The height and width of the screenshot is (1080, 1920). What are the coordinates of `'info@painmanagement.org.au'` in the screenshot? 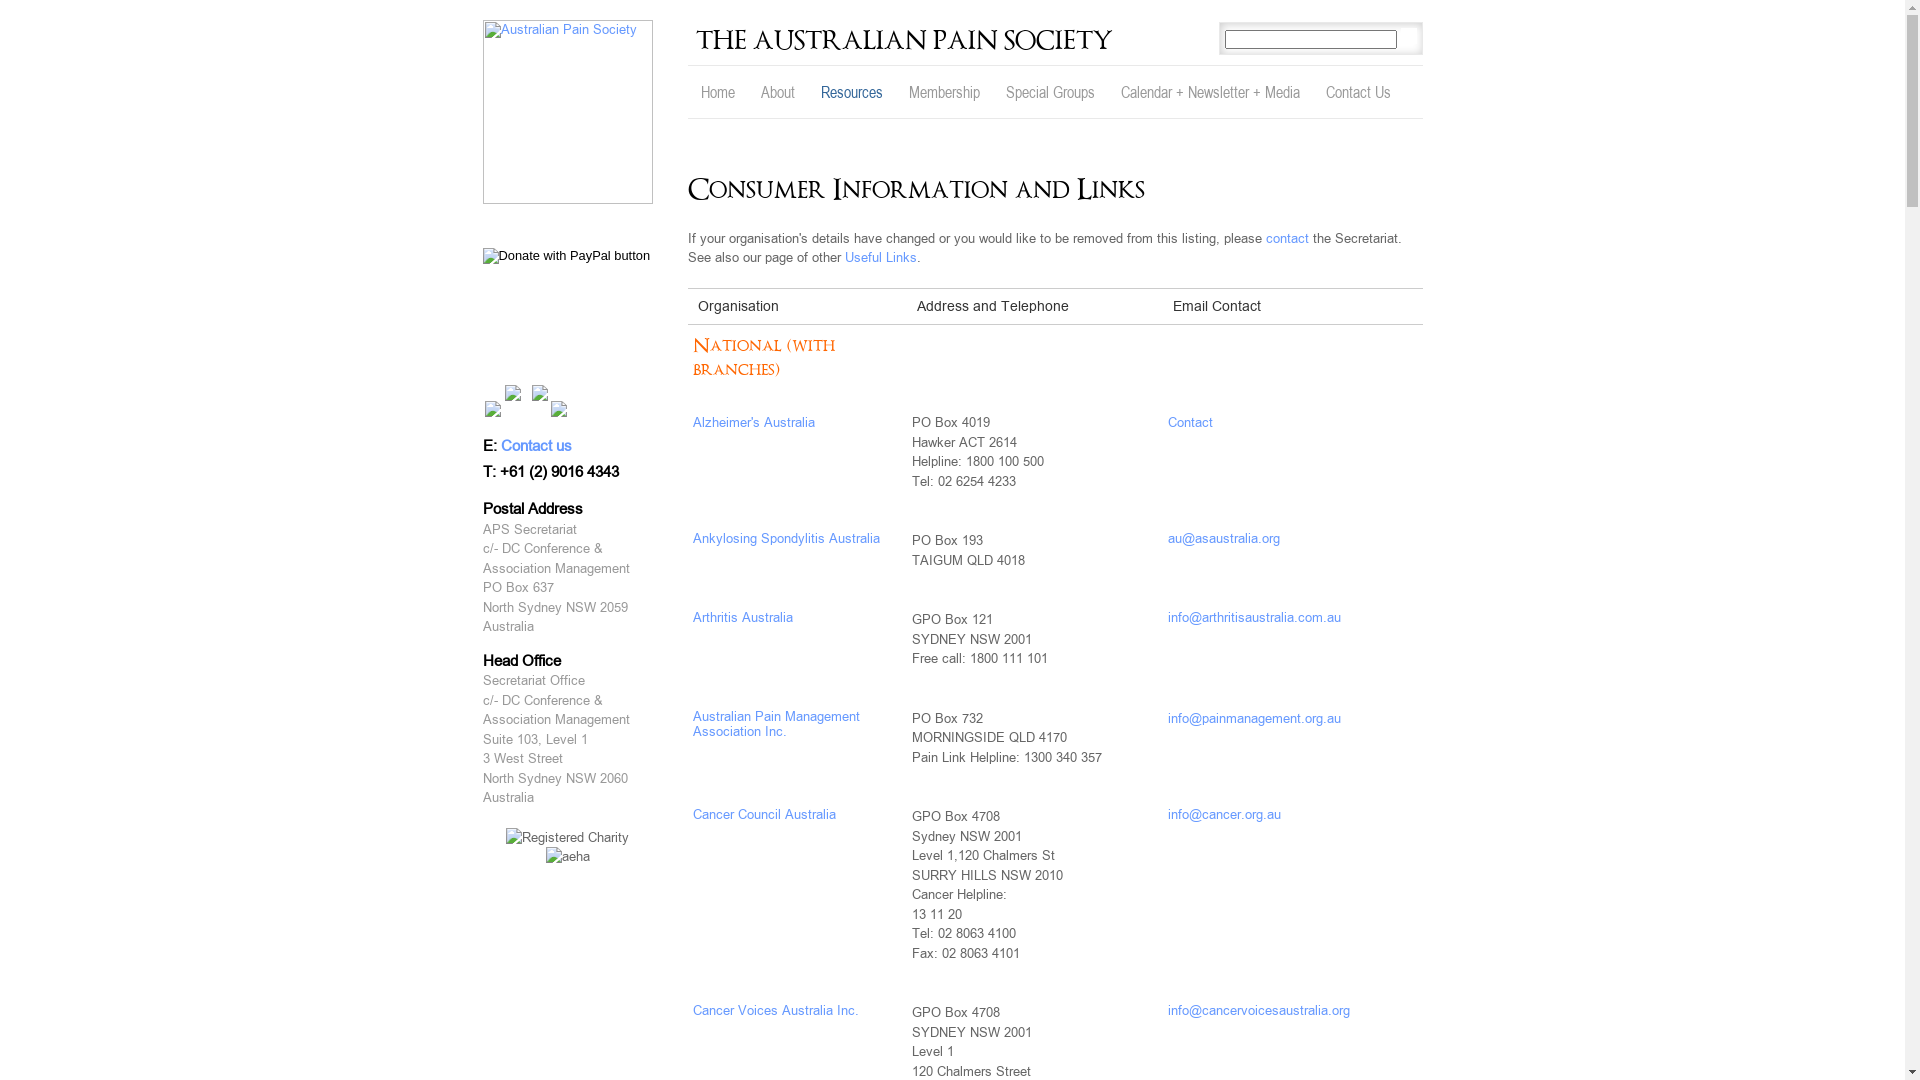 It's located at (1253, 717).